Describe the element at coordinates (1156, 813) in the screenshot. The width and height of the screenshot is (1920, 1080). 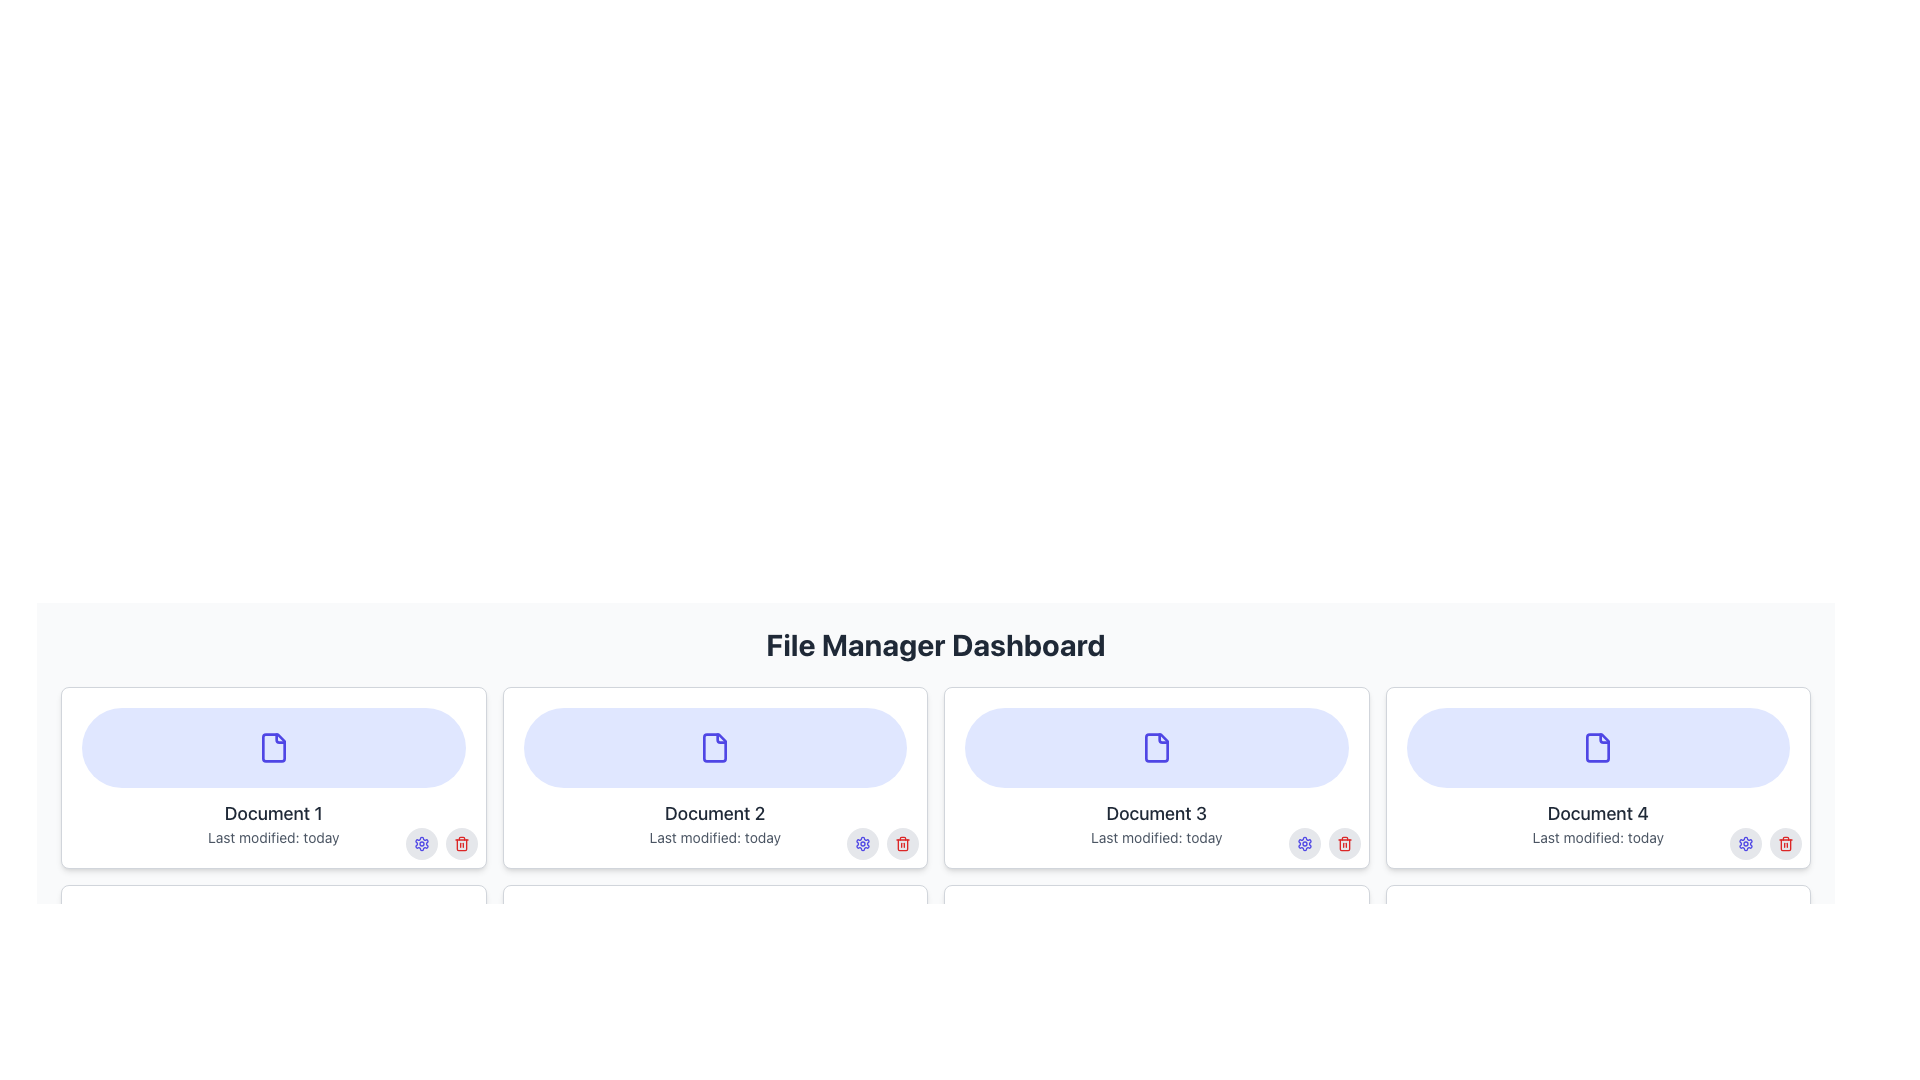
I see `the text label displaying 'Document 3', which is styled with a large gray font and positioned below a document icon and above the 'Last modified: today' label` at that location.